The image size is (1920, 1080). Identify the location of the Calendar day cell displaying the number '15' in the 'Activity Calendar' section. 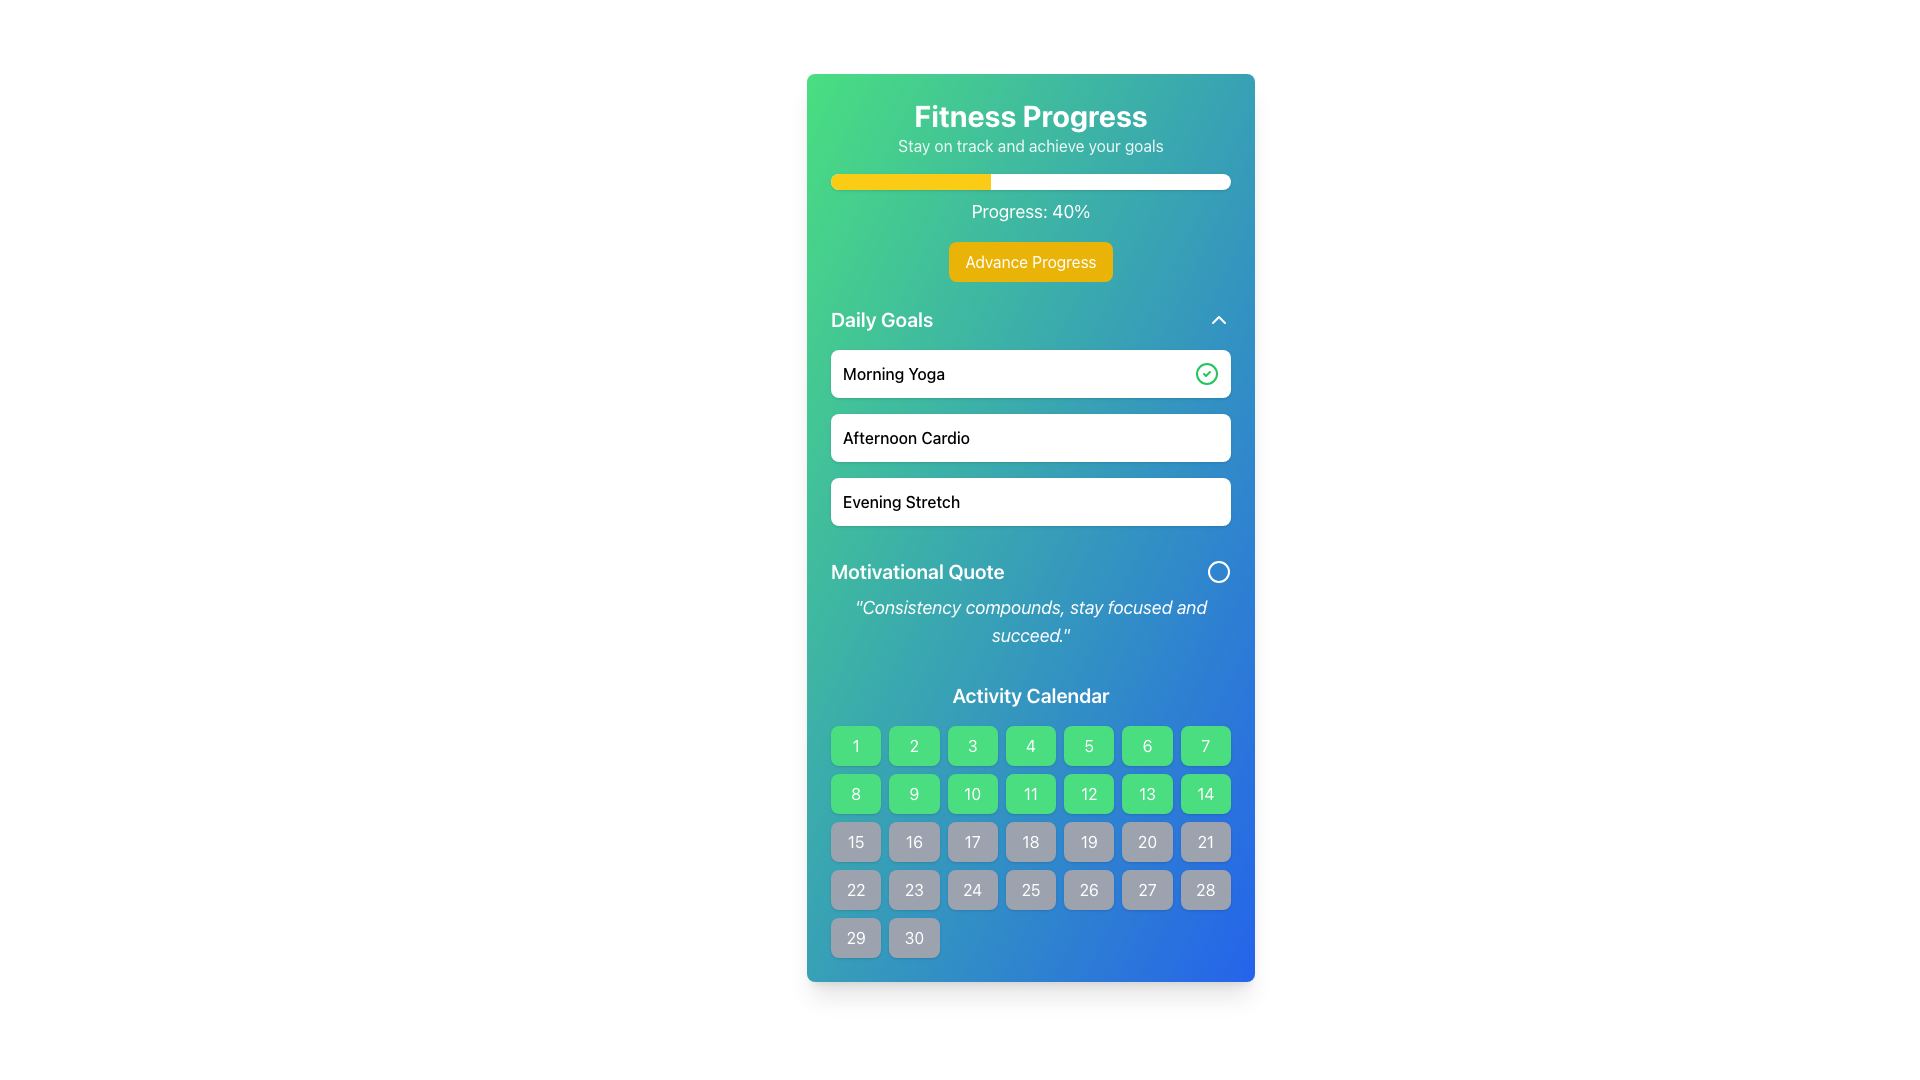
(856, 841).